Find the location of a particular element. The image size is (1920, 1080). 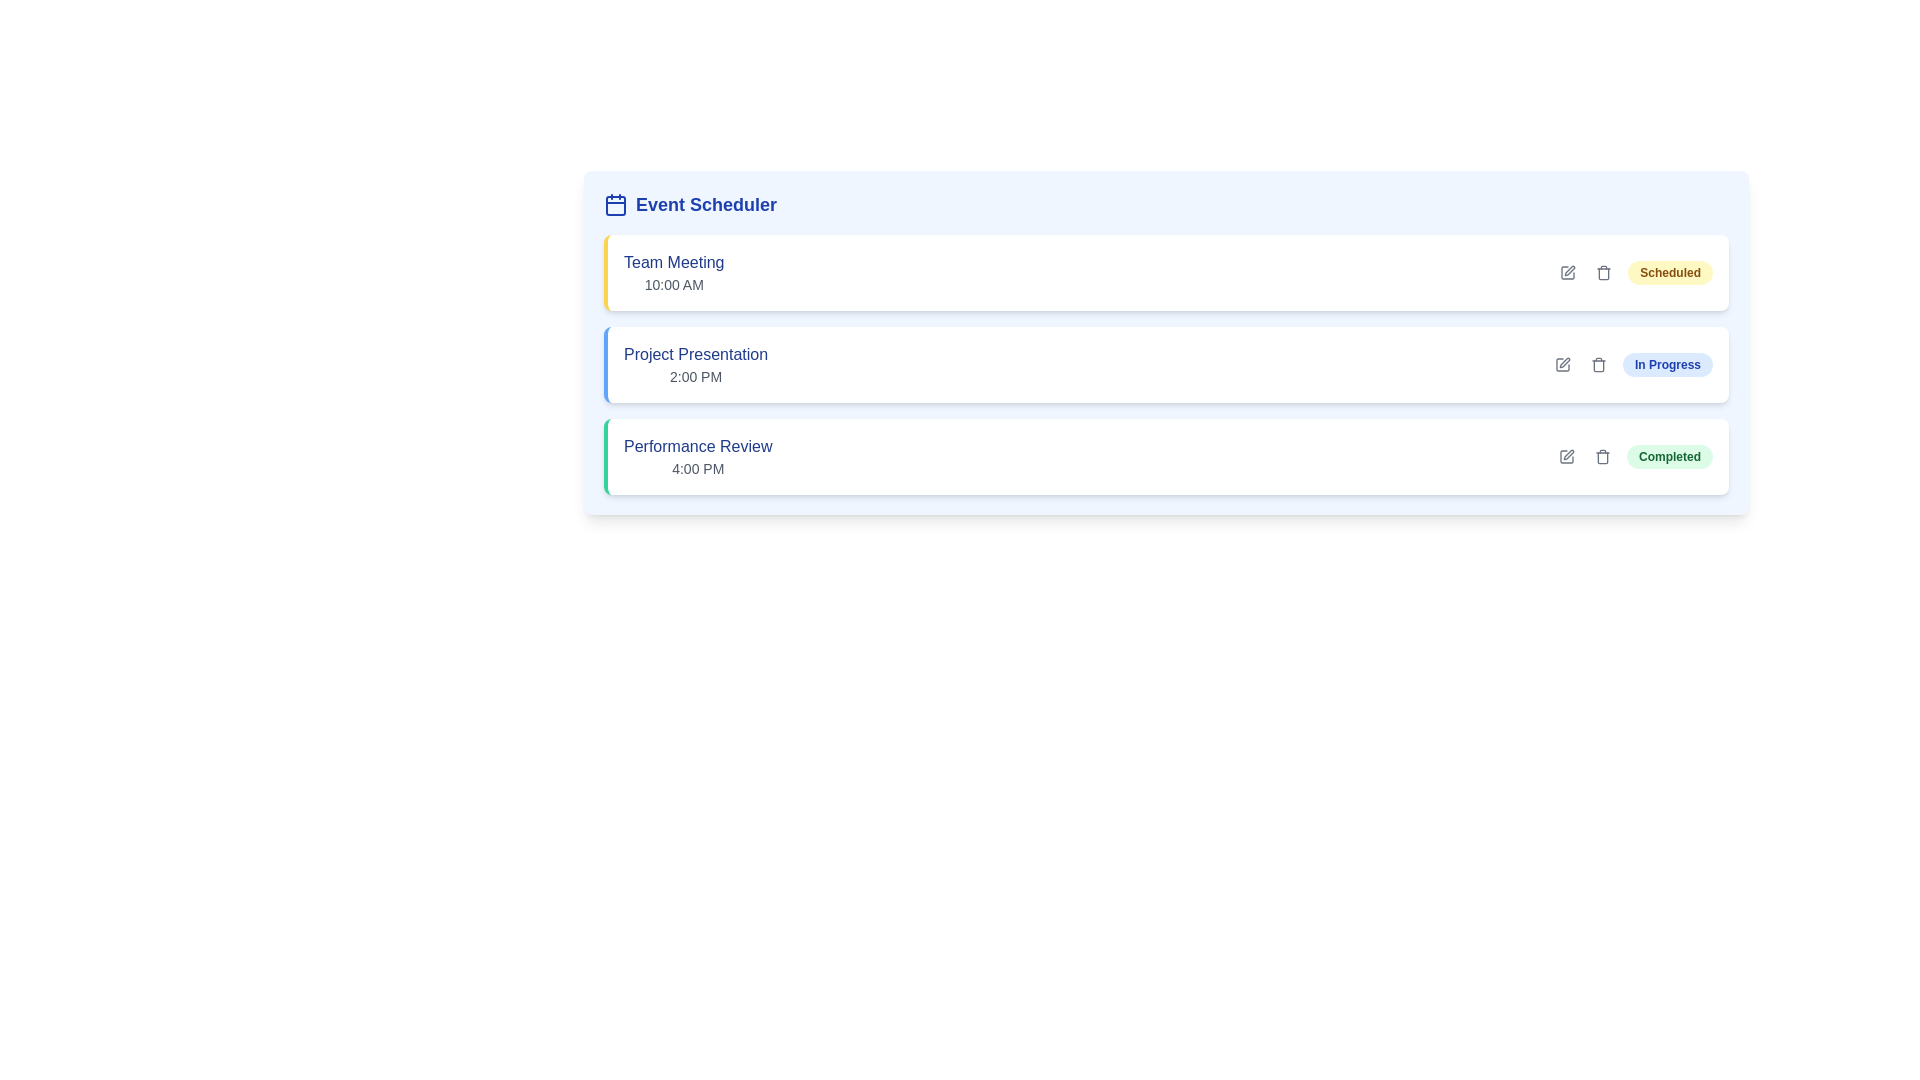

the inner rectangle component of the calendar icon, which is a decorative element within the SVG icon, located to the left of the 'Event Scheduler' title text is located at coordinates (614, 205).